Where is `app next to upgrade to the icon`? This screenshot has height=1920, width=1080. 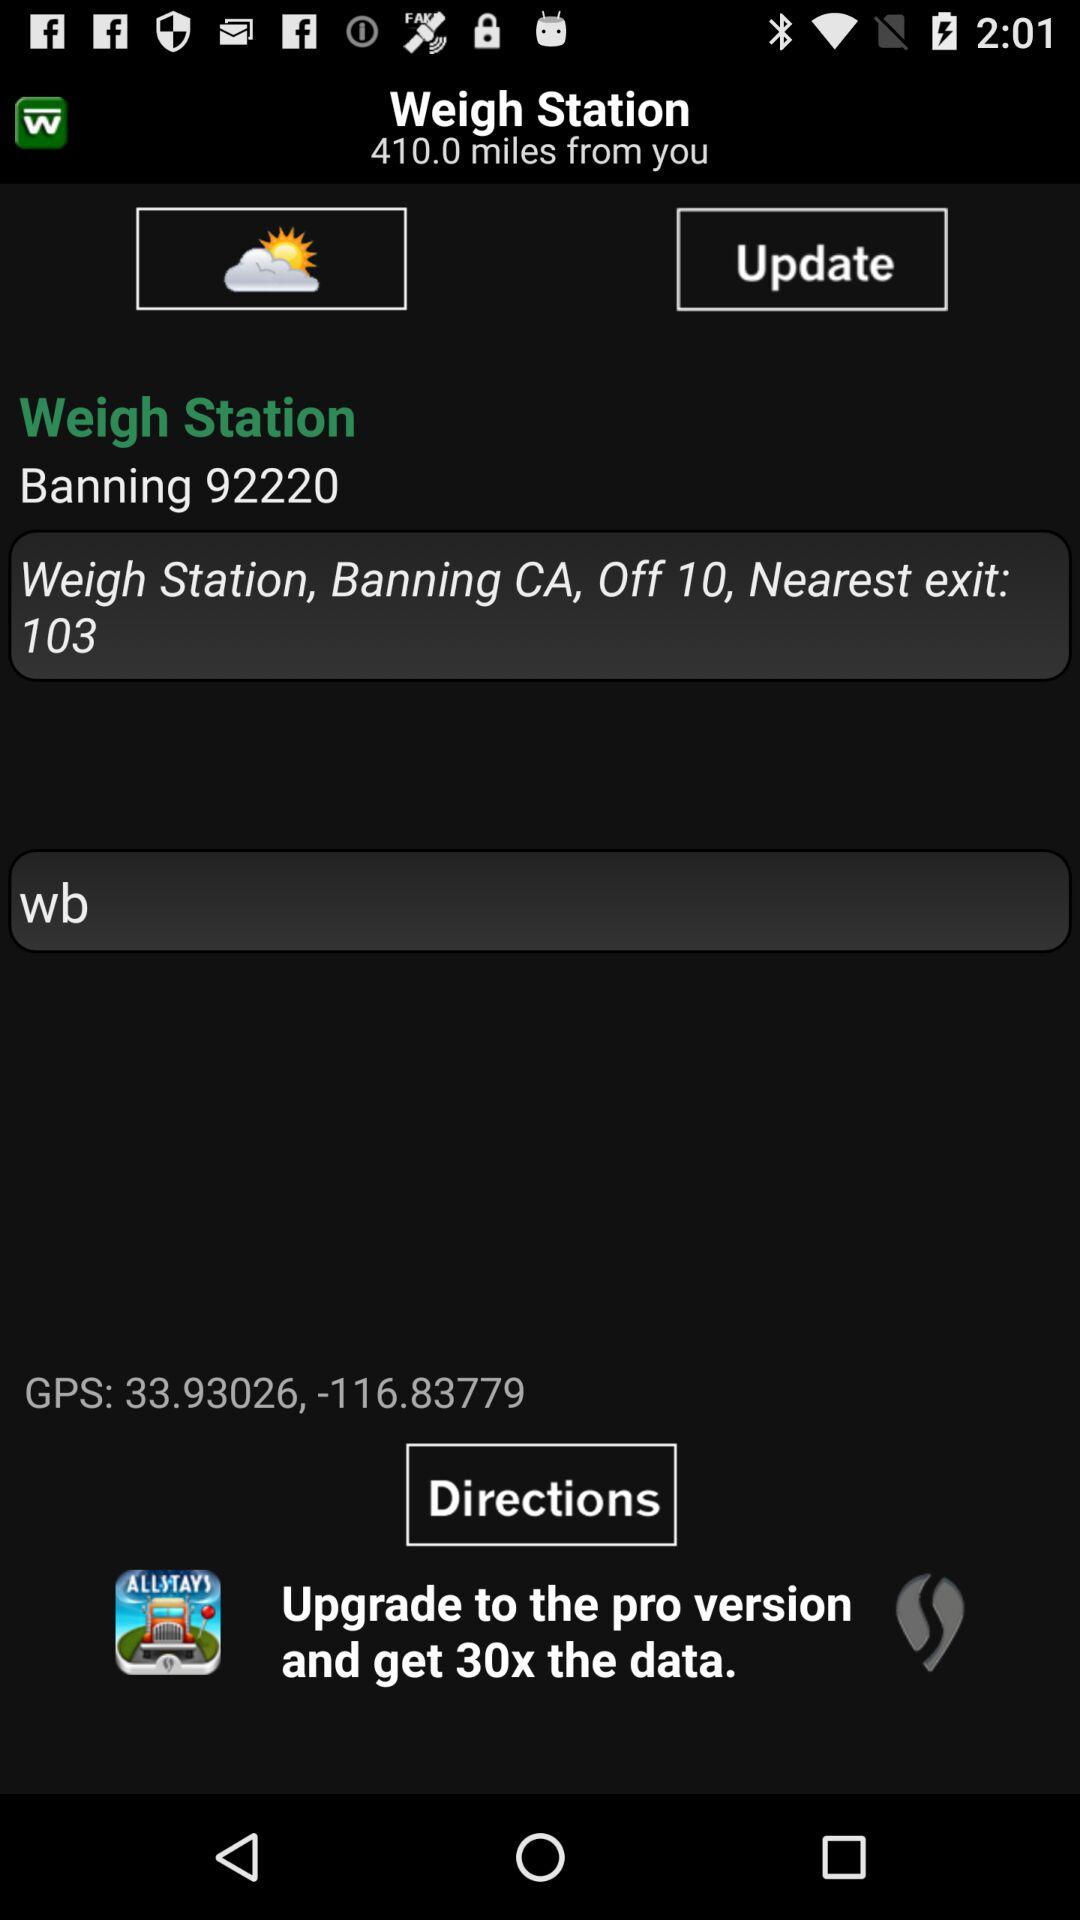 app next to upgrade to the icon is located at coordinates (167, 1622).